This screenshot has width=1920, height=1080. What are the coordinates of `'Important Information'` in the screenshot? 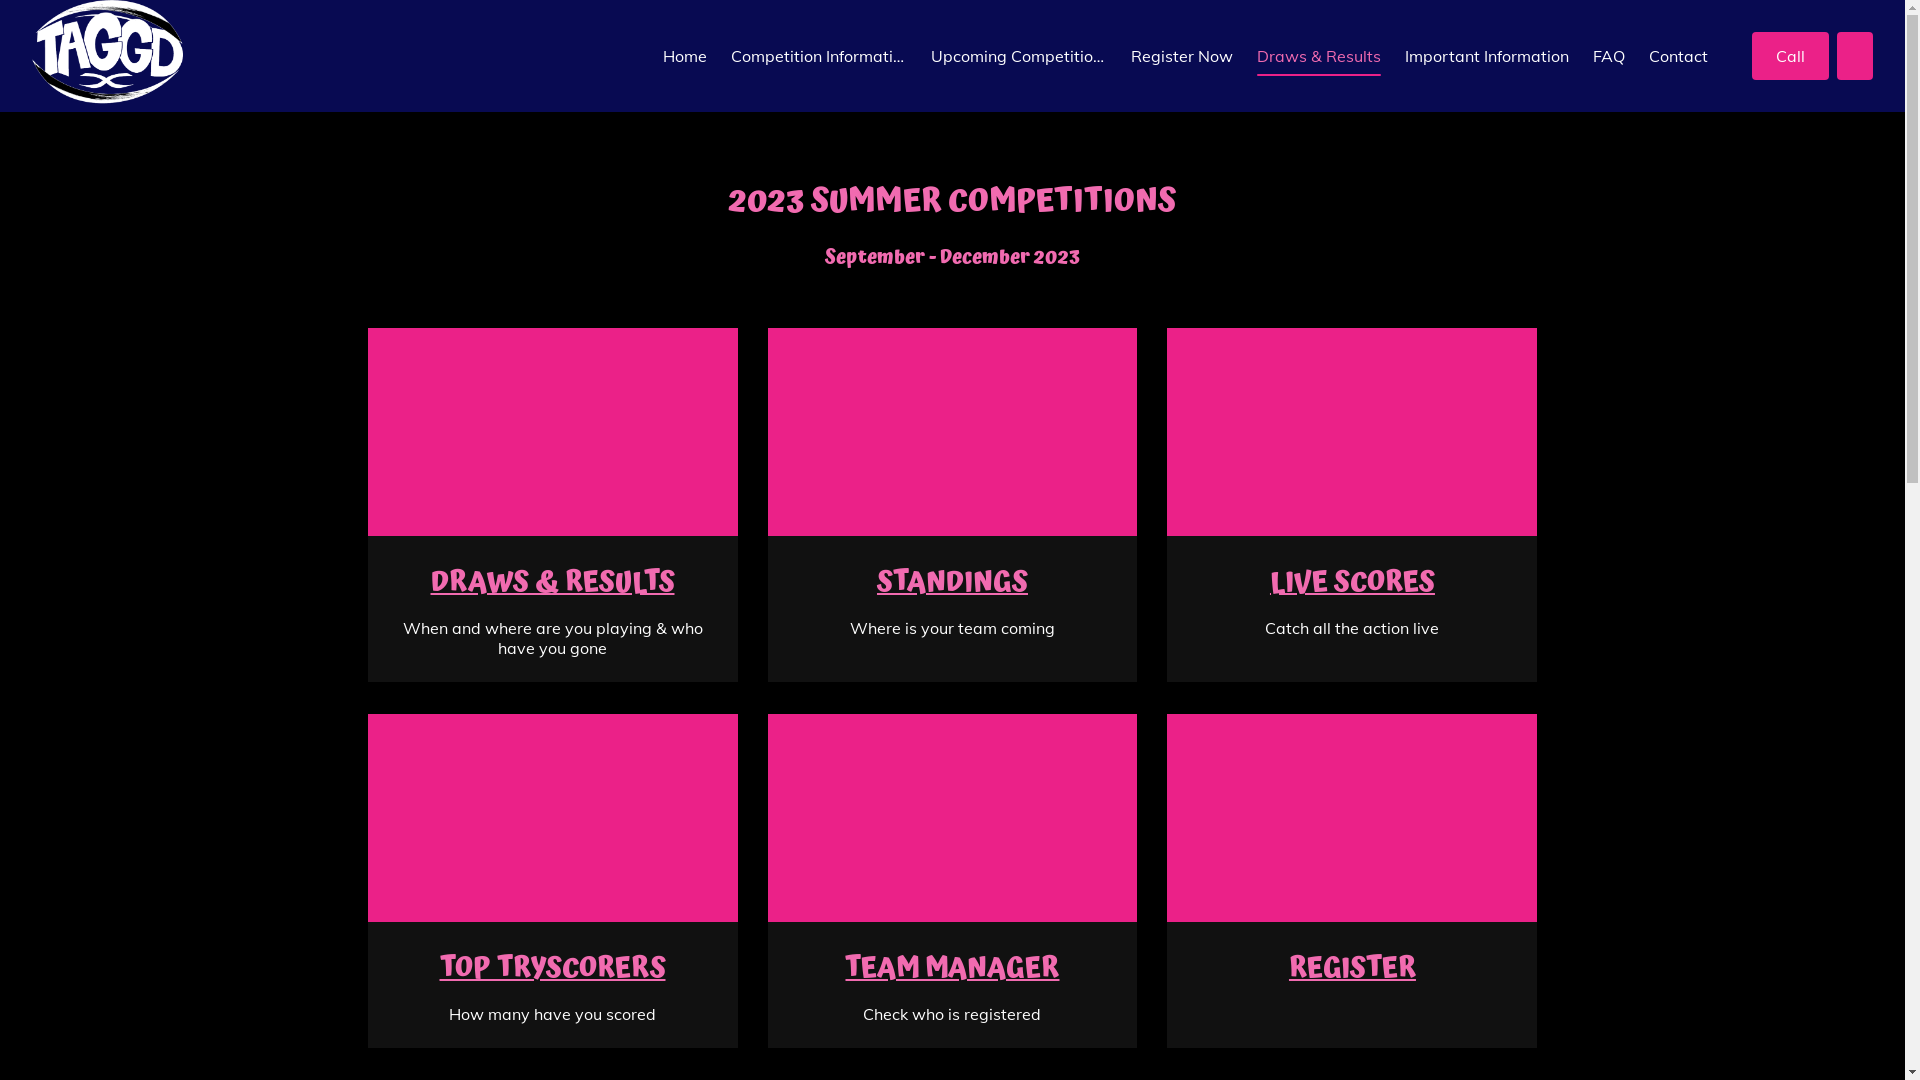 It's located at (1391, 55).